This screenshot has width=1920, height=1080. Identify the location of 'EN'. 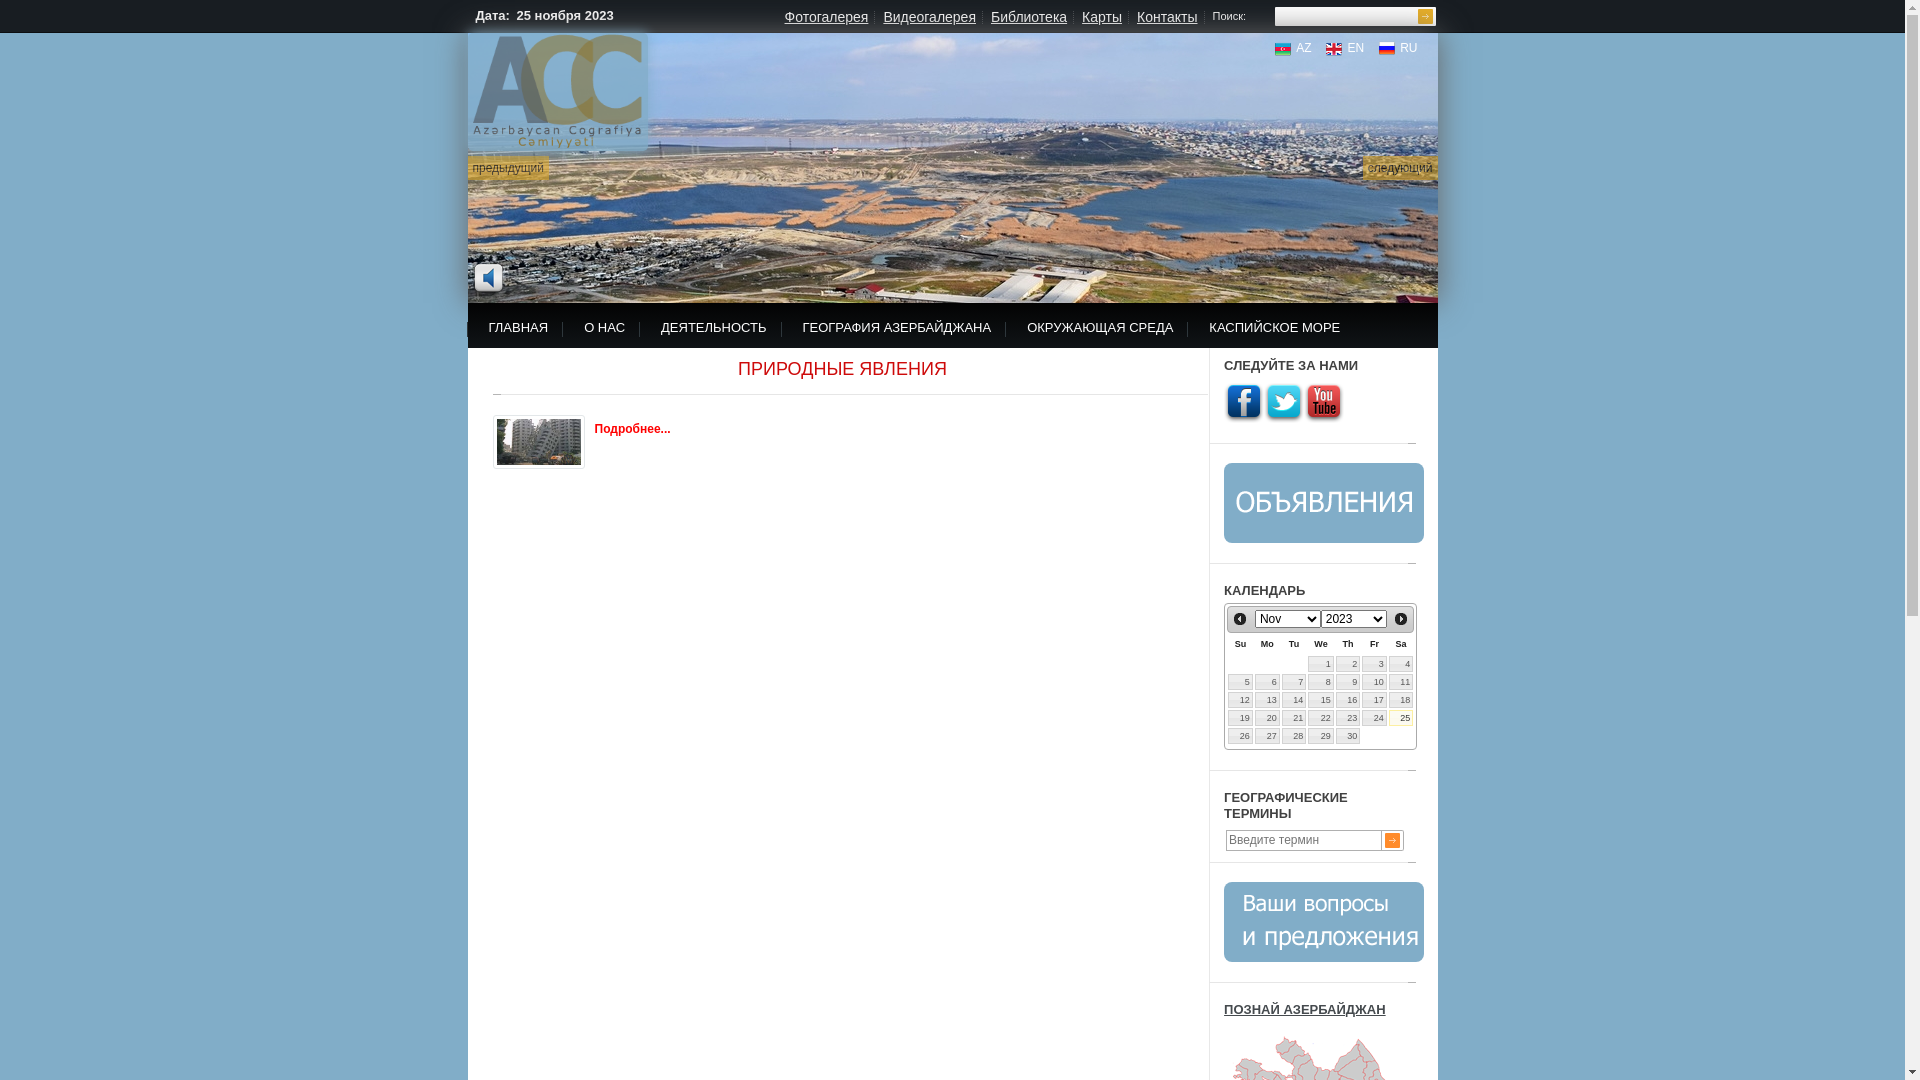
(1344, 46).